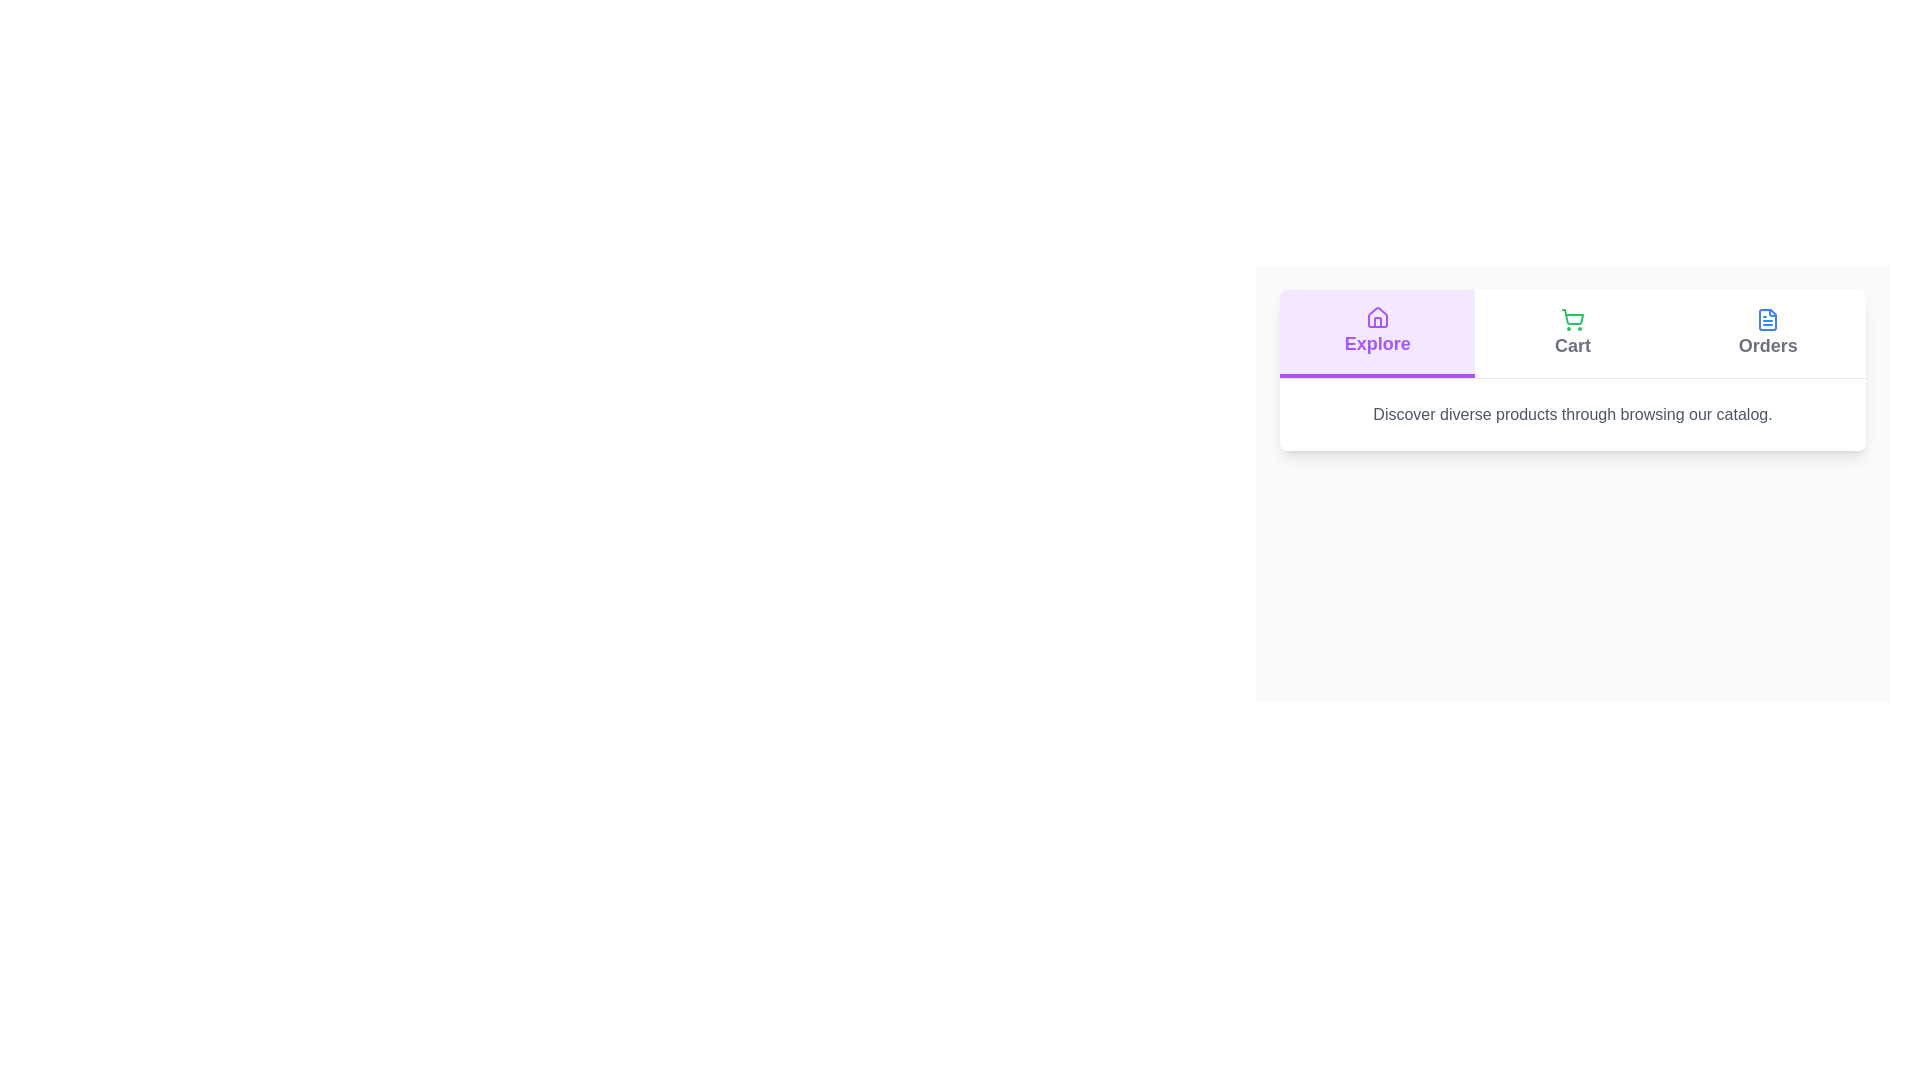 The image size is (1920, 1080). Describe the element at coordinates (1767, 333) in the screenshot. I see `the 'Orders' tab to switch to the order history view` at that location.